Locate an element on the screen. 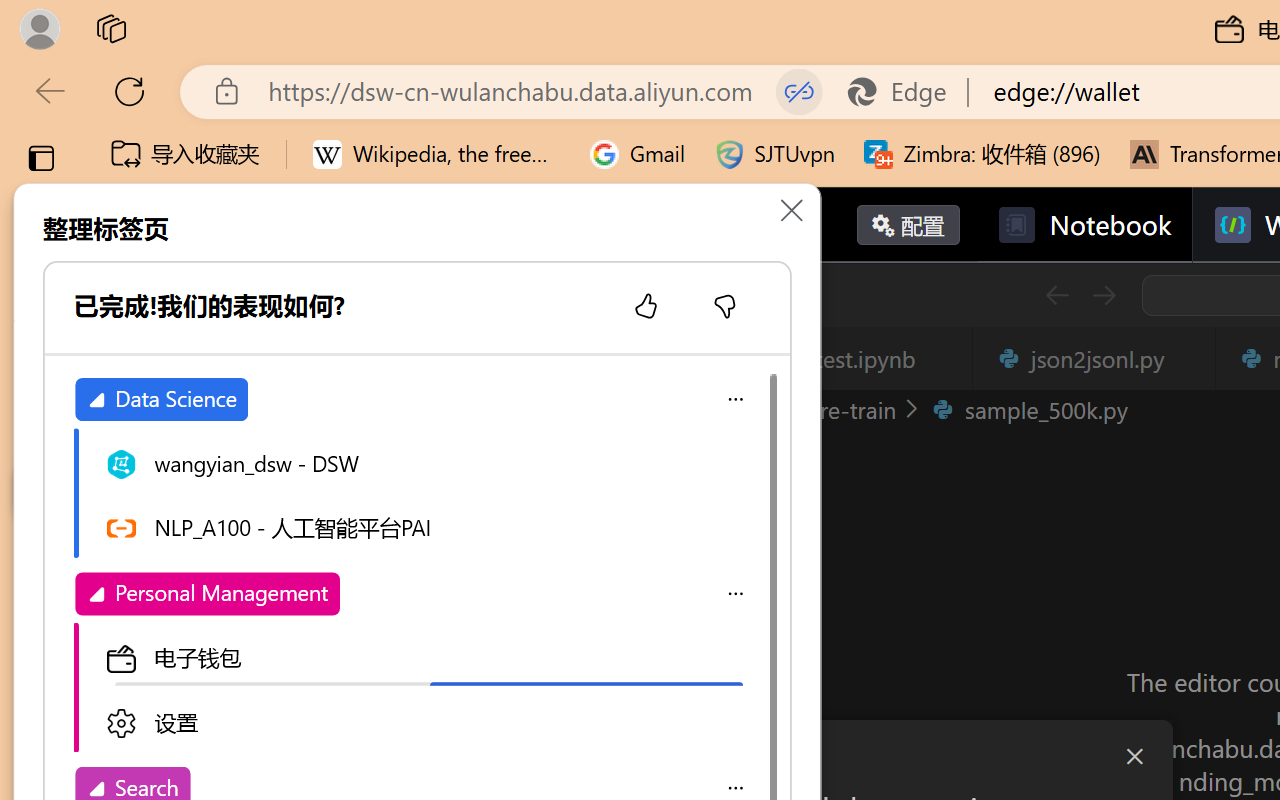 The width and height of the screenshot is (1280, 800). 'Edge' is located at coordinates (905, 91).